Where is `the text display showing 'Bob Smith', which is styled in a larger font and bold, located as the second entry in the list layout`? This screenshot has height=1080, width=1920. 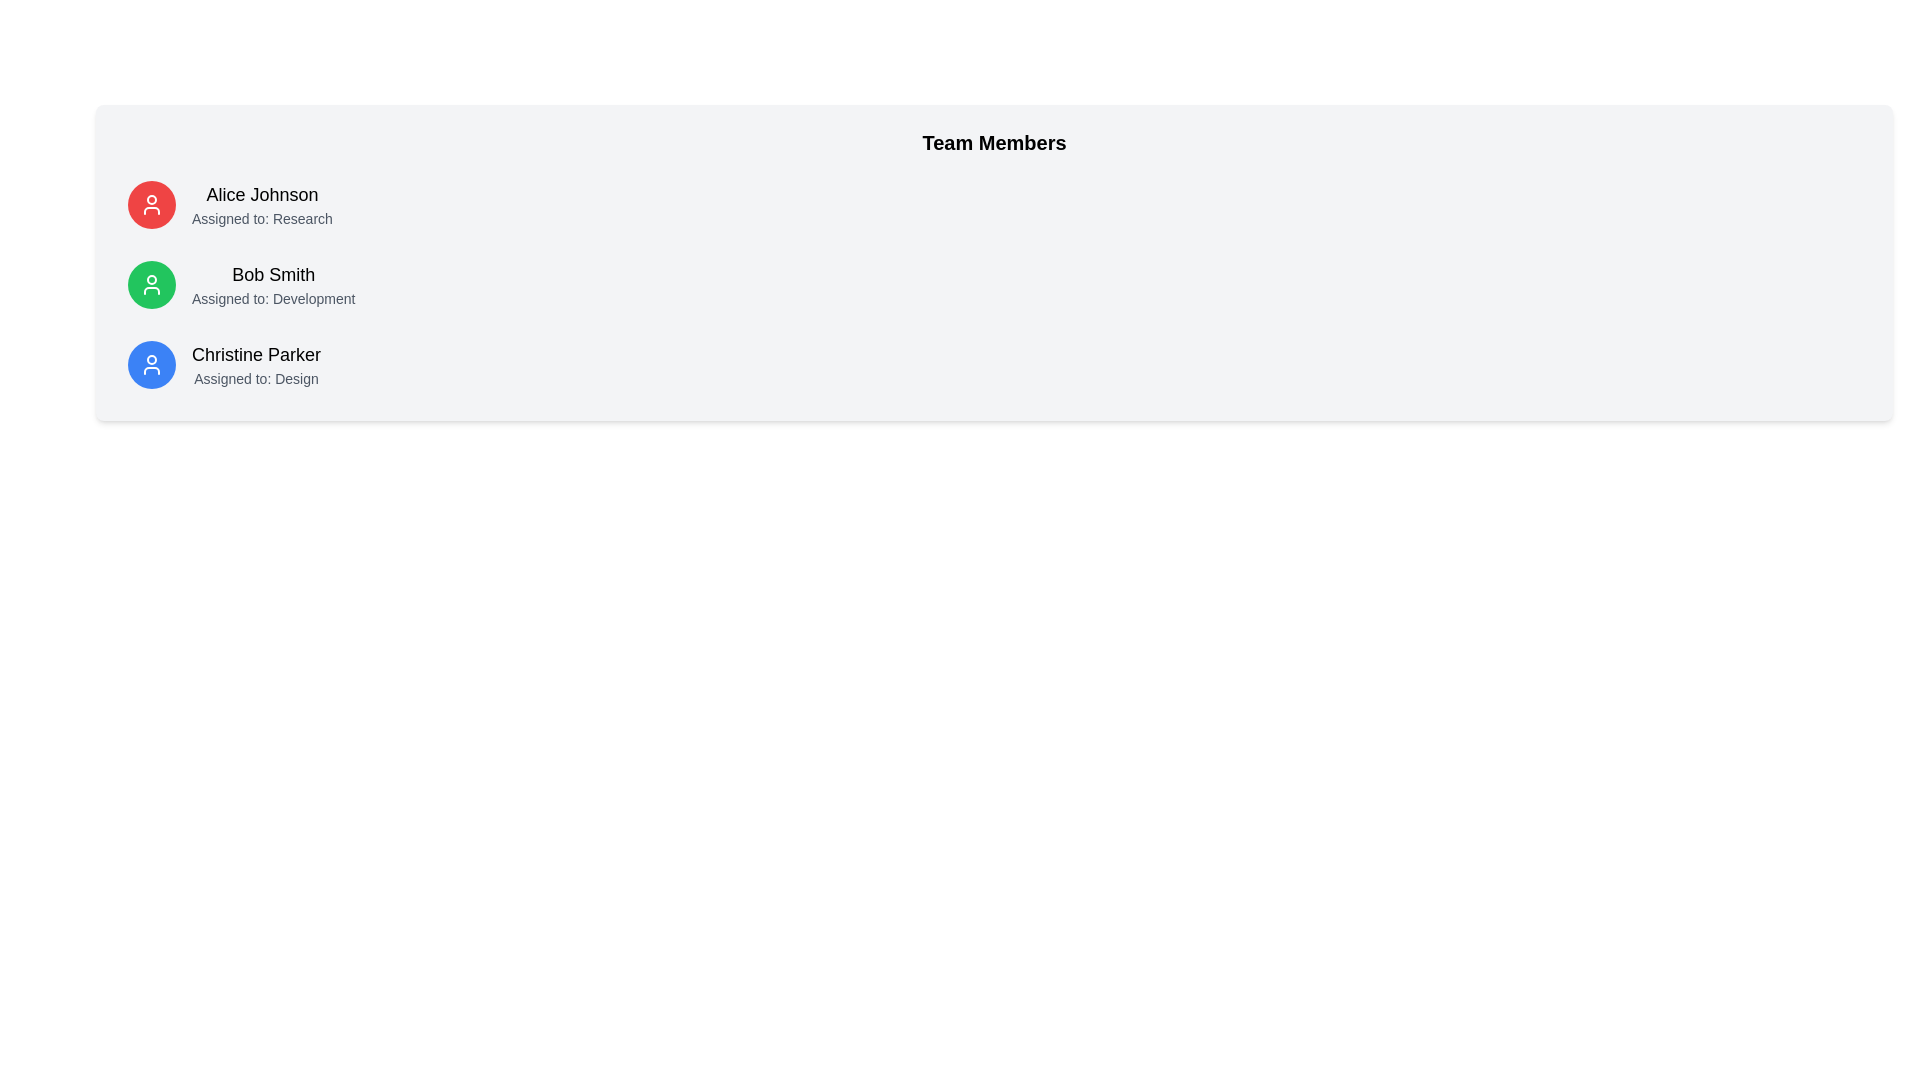 the text display showing 'Bob Smith', which is styled in a larger font and bold, located as the second entry in the list layout is located at coordinates (272, 274).